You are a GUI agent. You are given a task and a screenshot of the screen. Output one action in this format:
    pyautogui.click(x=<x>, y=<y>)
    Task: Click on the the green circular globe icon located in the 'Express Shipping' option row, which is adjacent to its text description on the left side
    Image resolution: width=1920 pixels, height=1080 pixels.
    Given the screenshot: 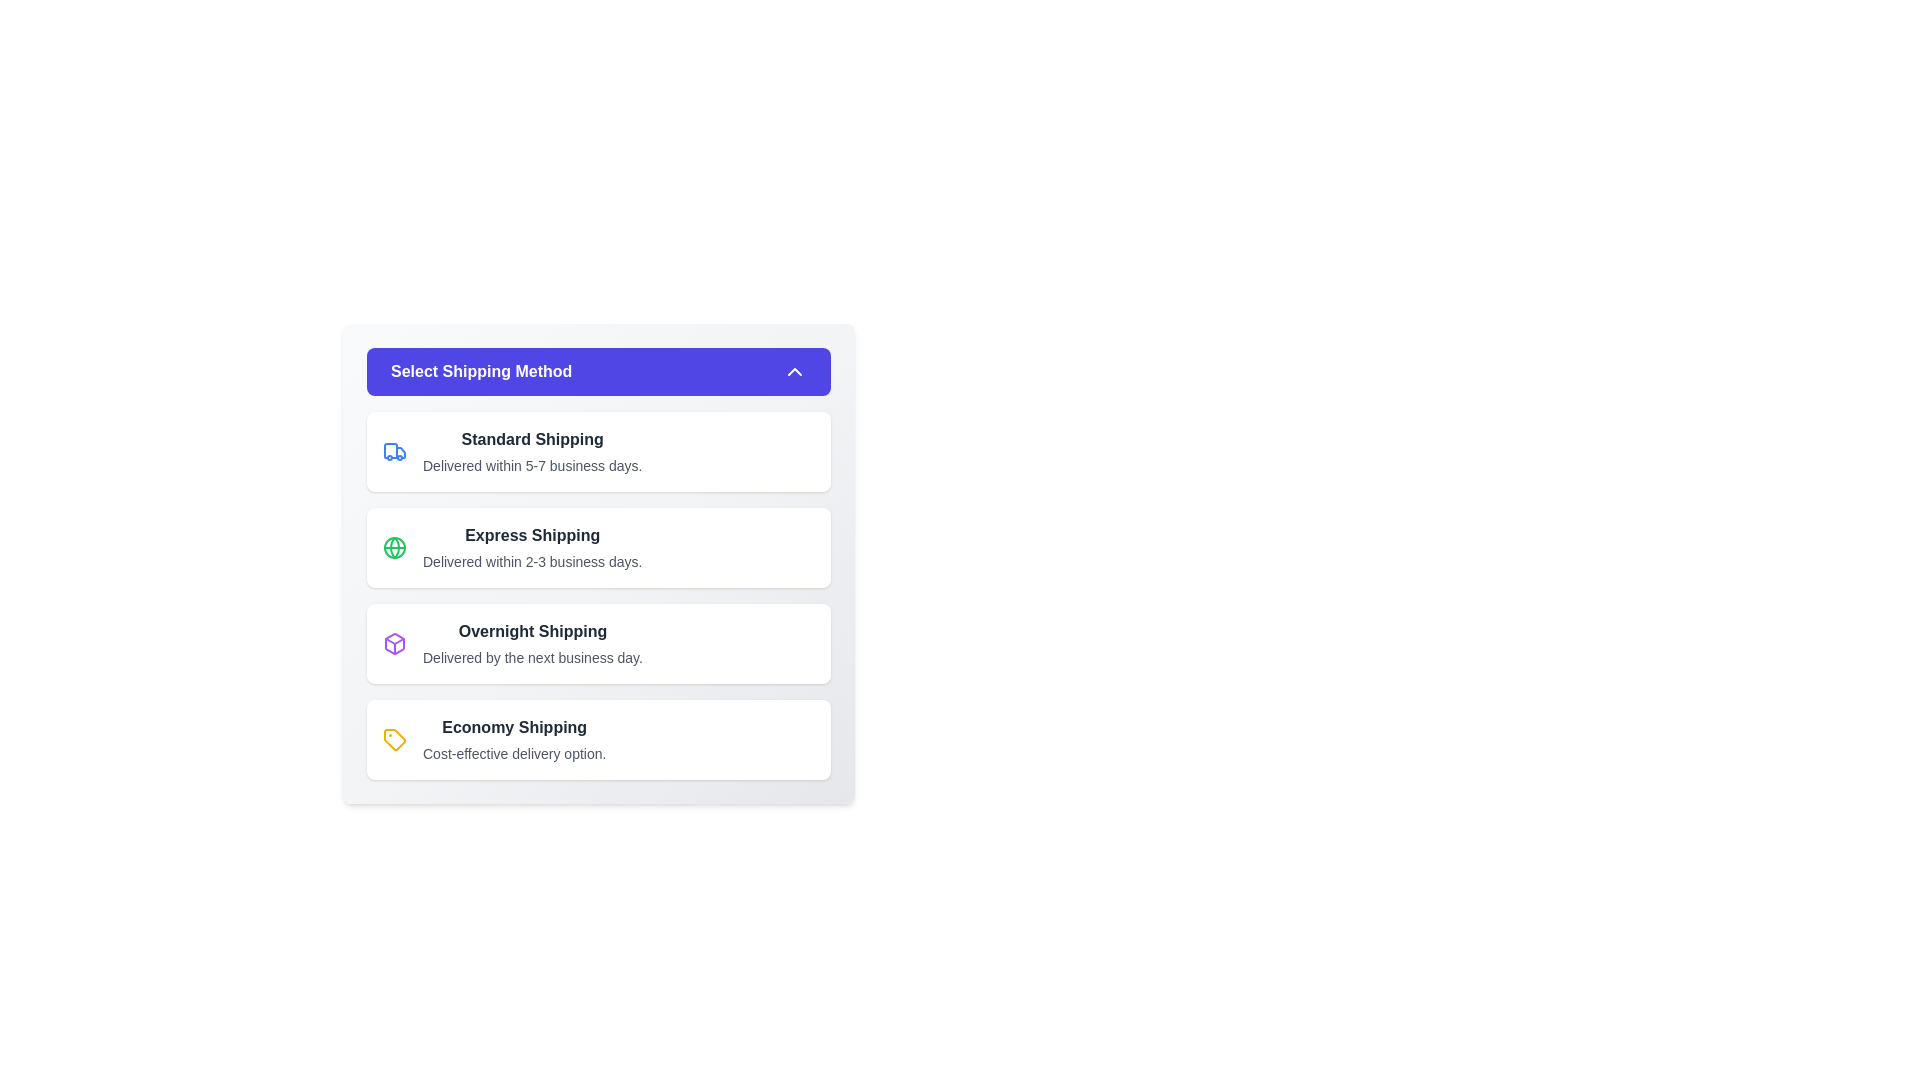 What is the action you would take?
    pyautogui.click(x=394, y=547)
    